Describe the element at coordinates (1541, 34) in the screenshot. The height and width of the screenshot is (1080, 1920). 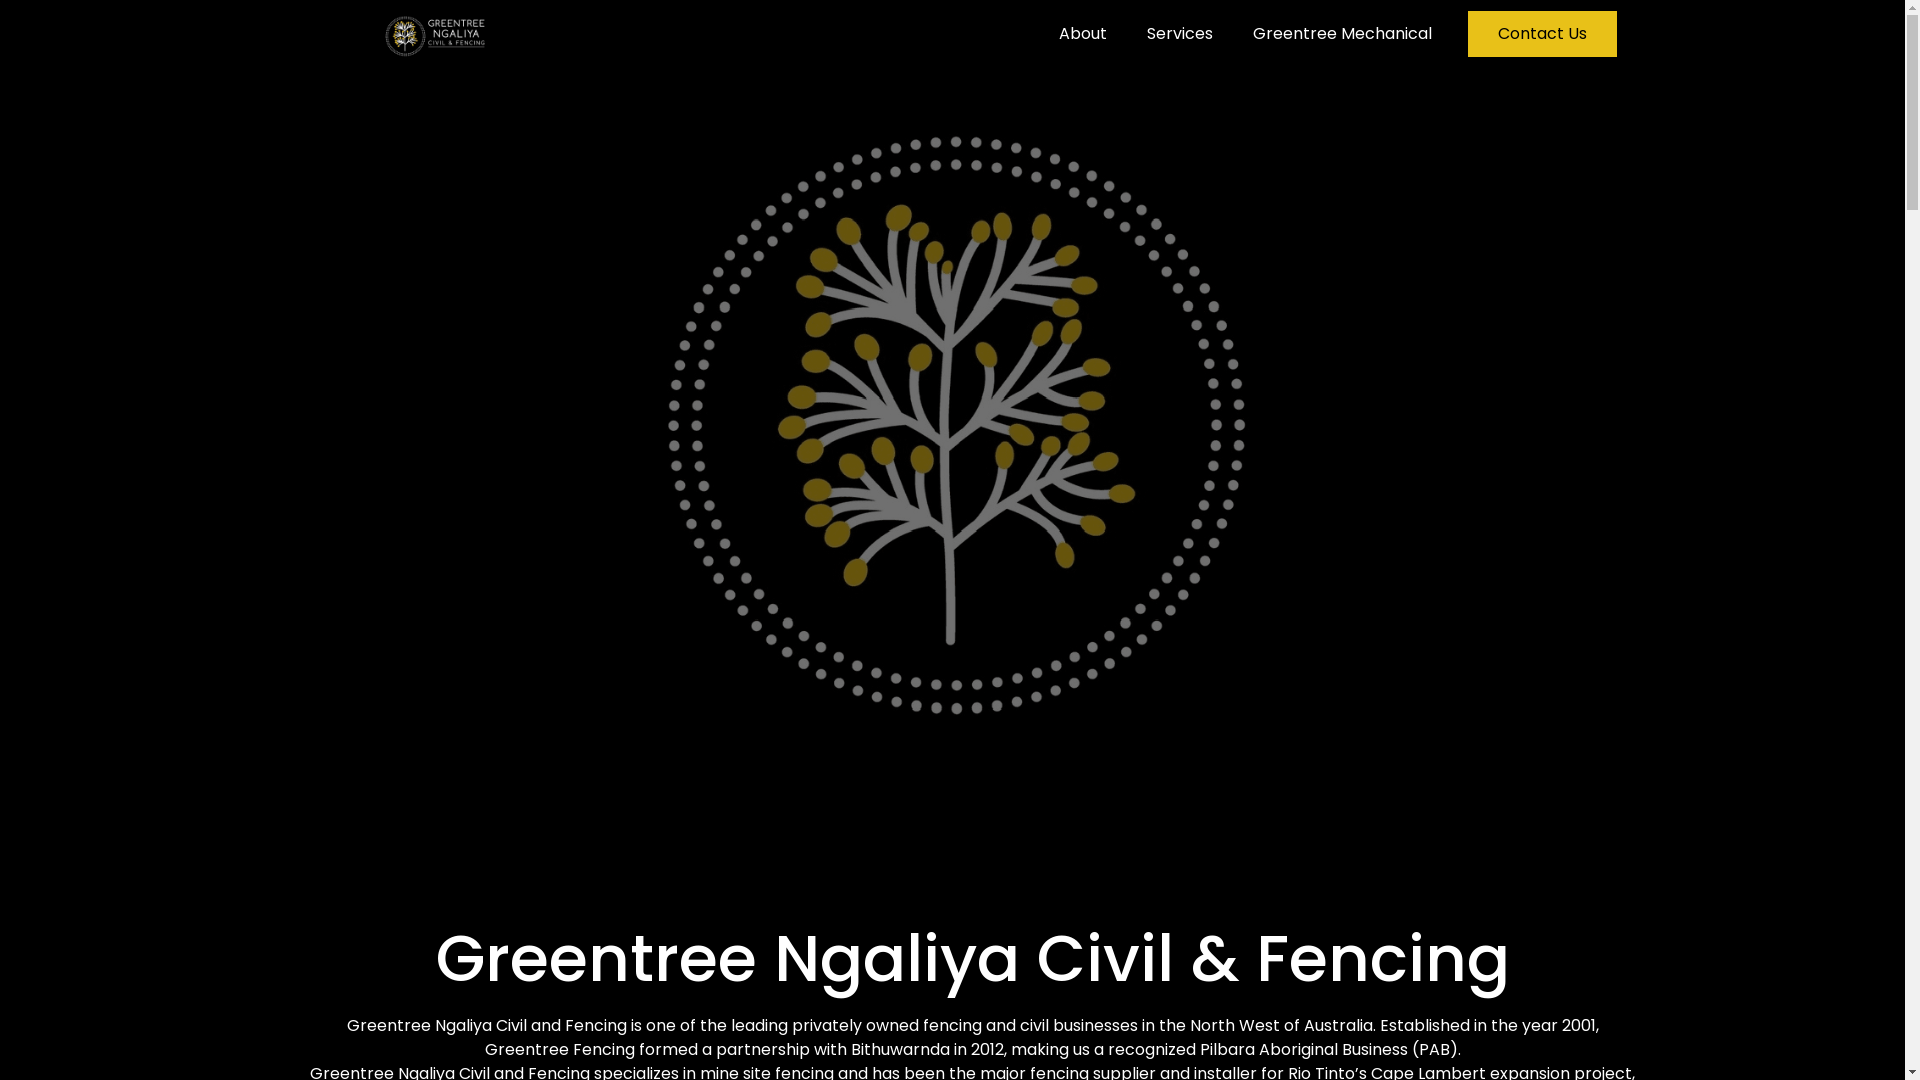
I see `'Contact Us'` at that location.